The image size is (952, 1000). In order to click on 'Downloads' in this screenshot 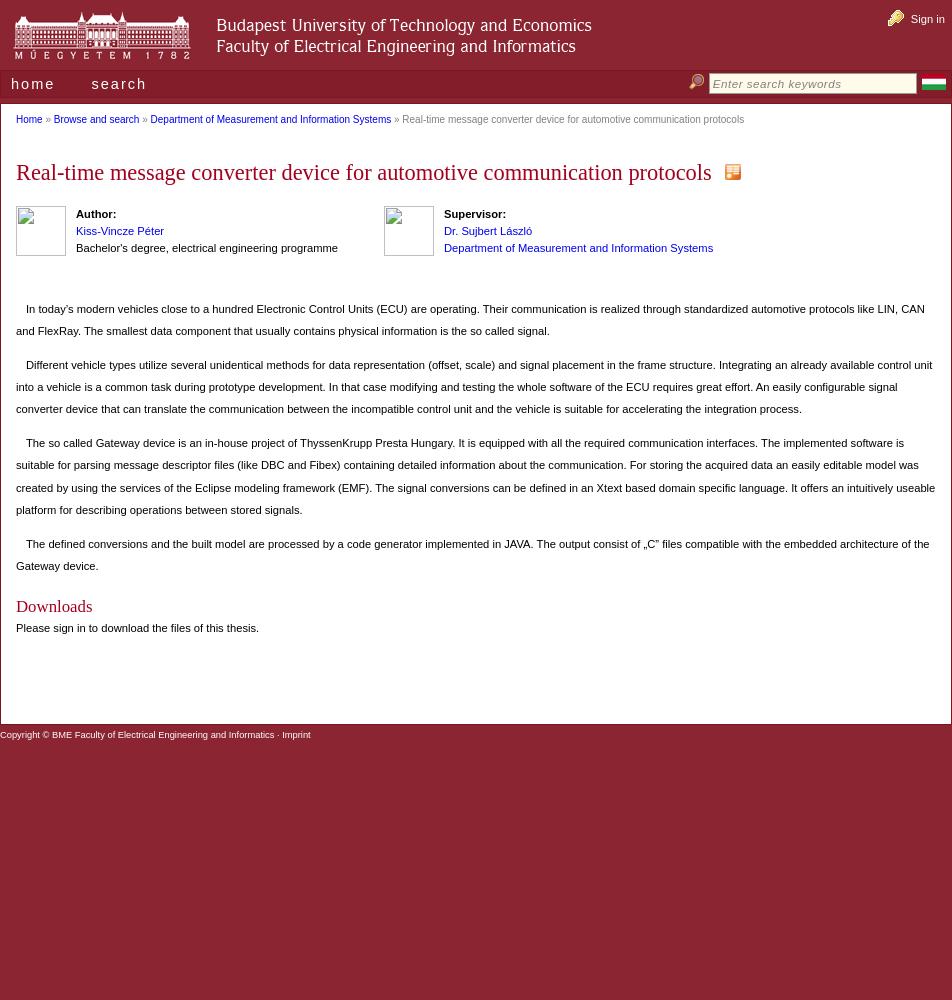, I will do `click(15, 605)`.